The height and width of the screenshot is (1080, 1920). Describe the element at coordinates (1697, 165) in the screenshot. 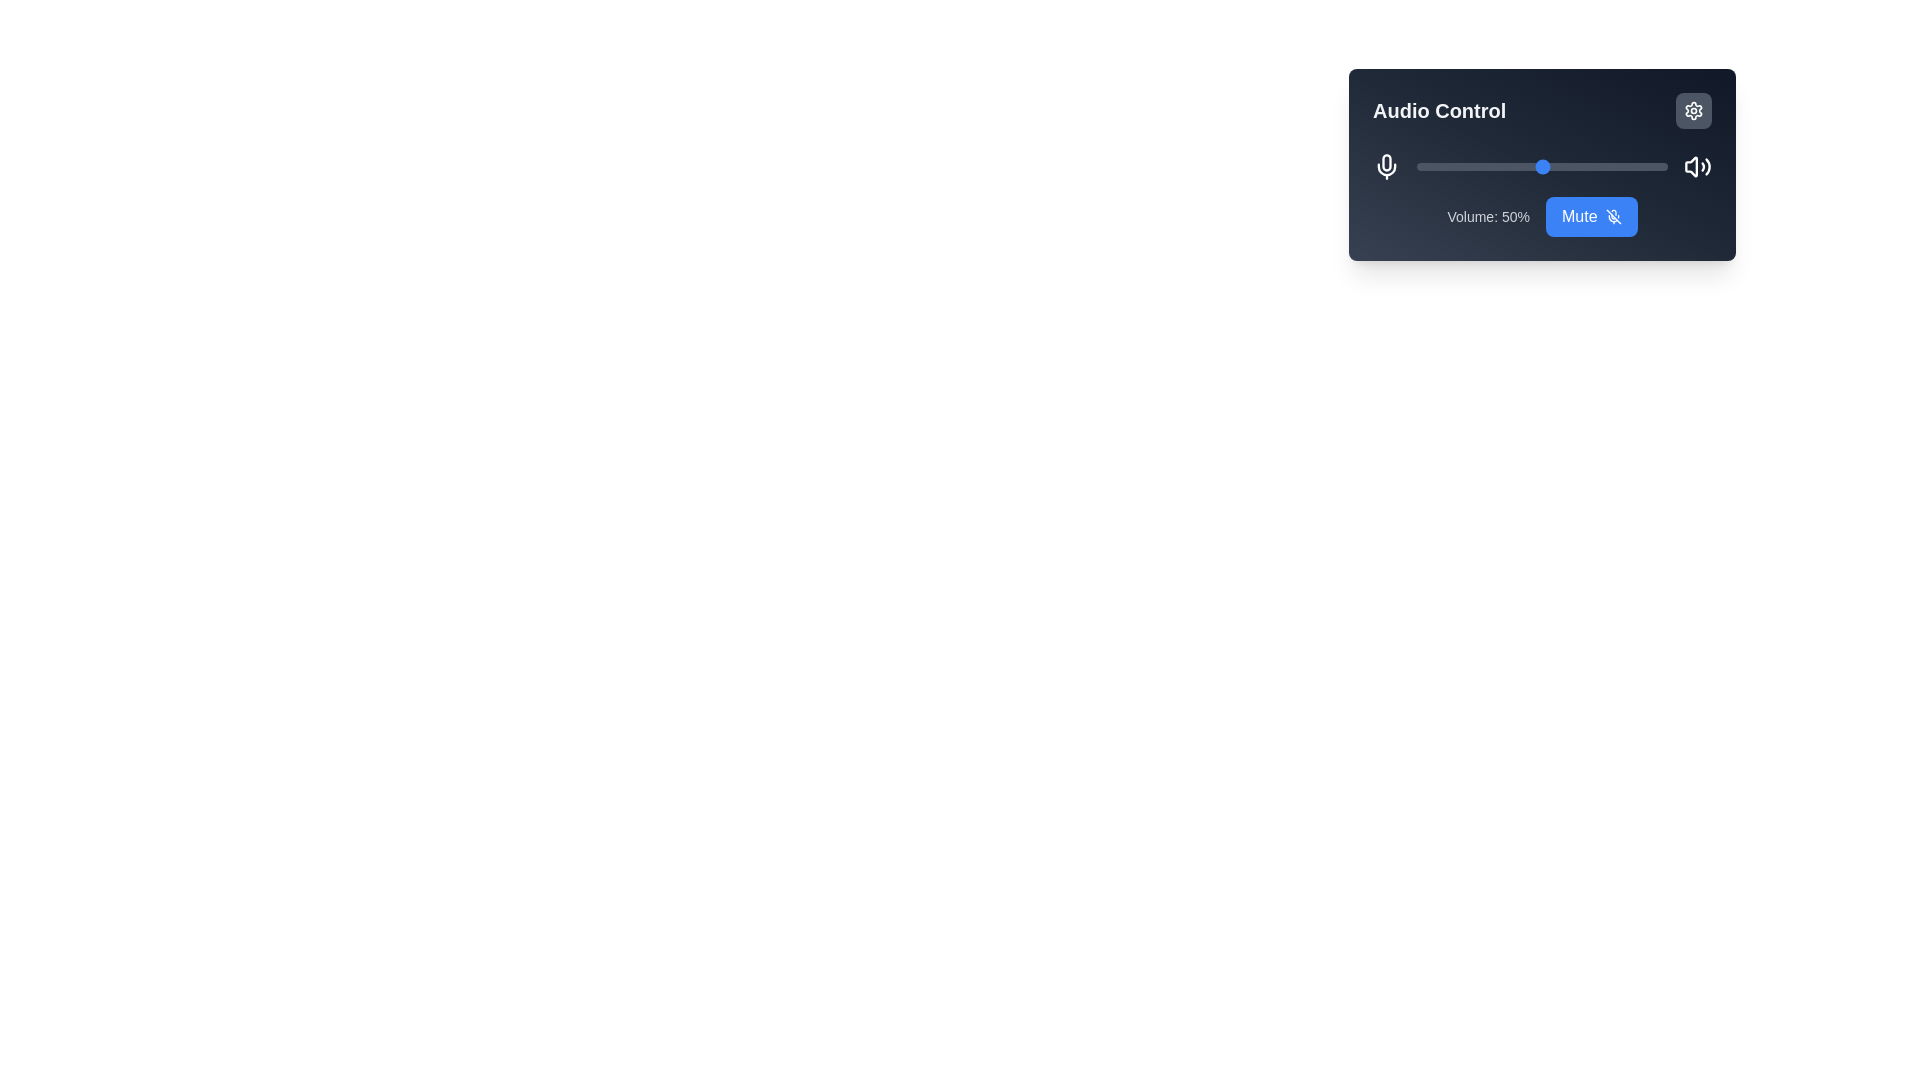

I see `the volume icon button located at the far right of the audio control interface` at that location.